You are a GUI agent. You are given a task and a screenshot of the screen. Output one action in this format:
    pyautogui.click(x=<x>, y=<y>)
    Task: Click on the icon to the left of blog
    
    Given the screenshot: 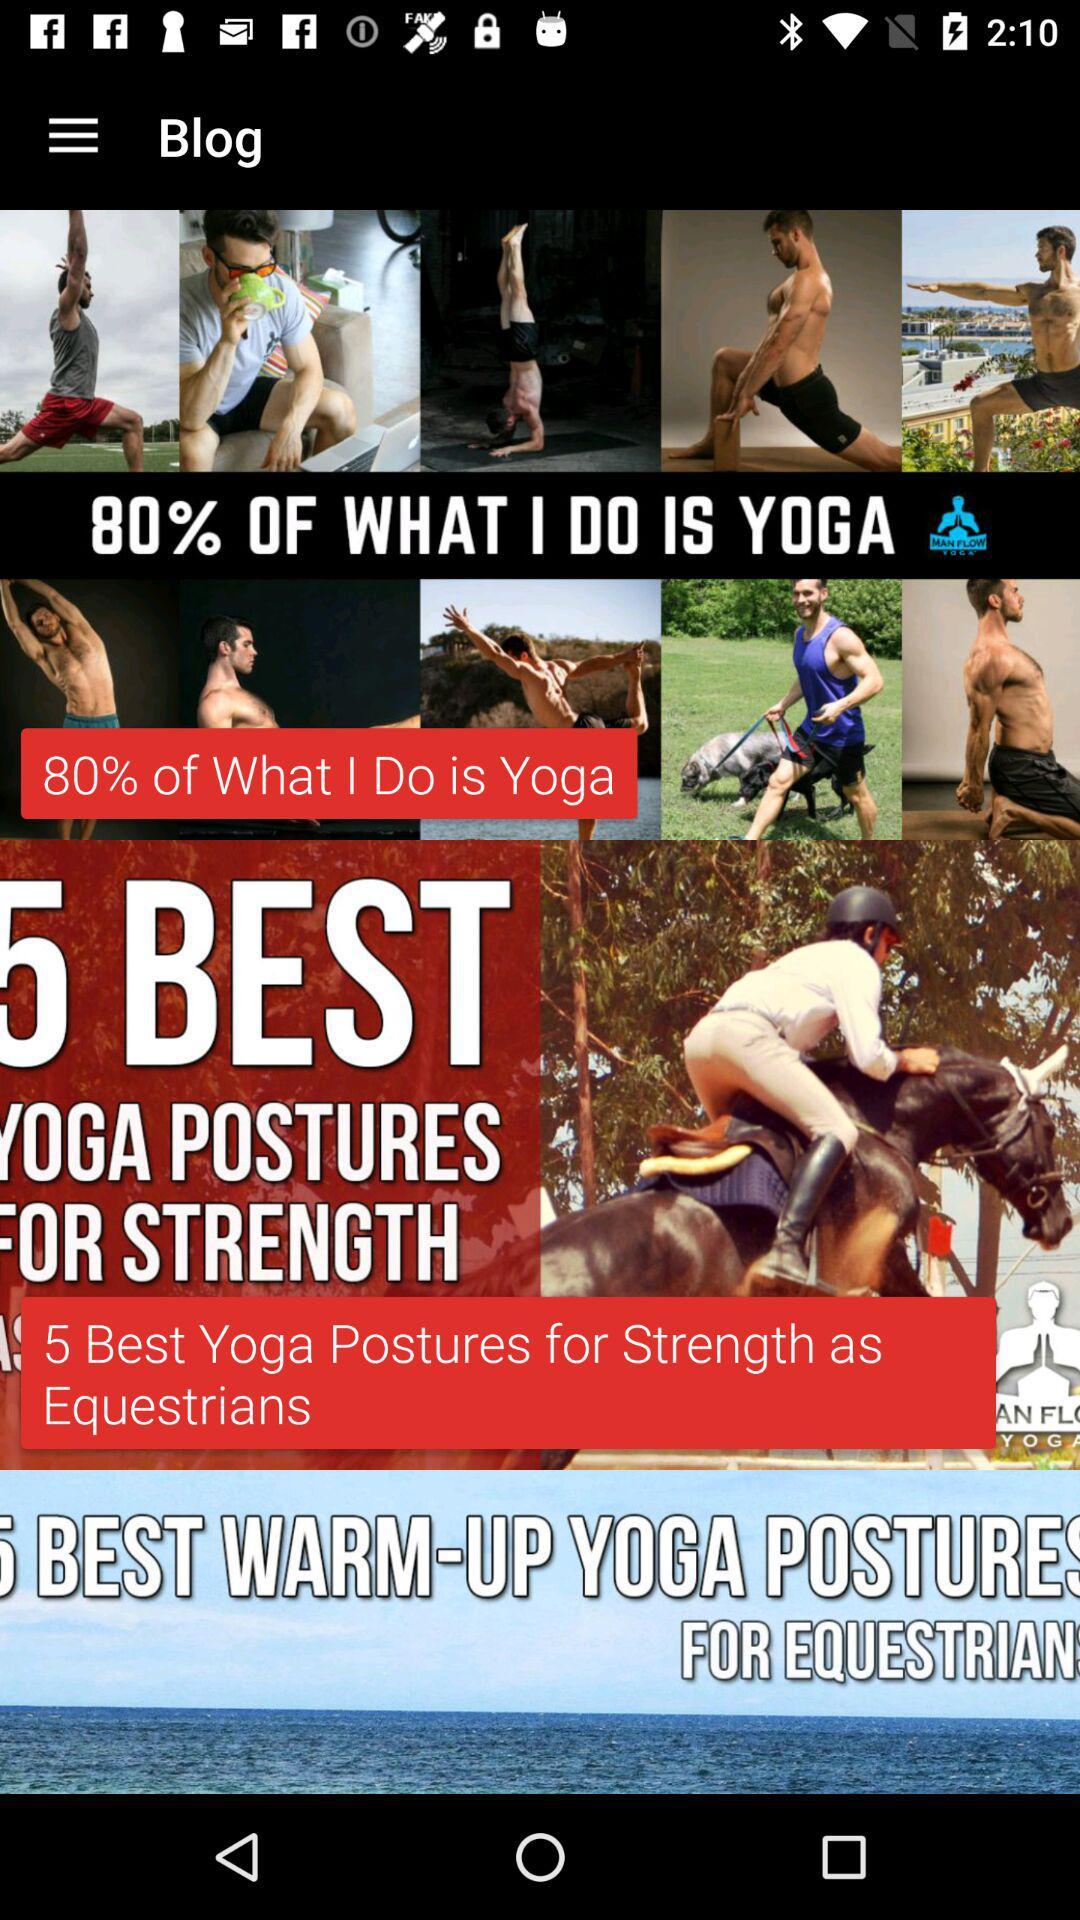 What is the action you would take?
    pyautogui.click(x=72, y=135)
    